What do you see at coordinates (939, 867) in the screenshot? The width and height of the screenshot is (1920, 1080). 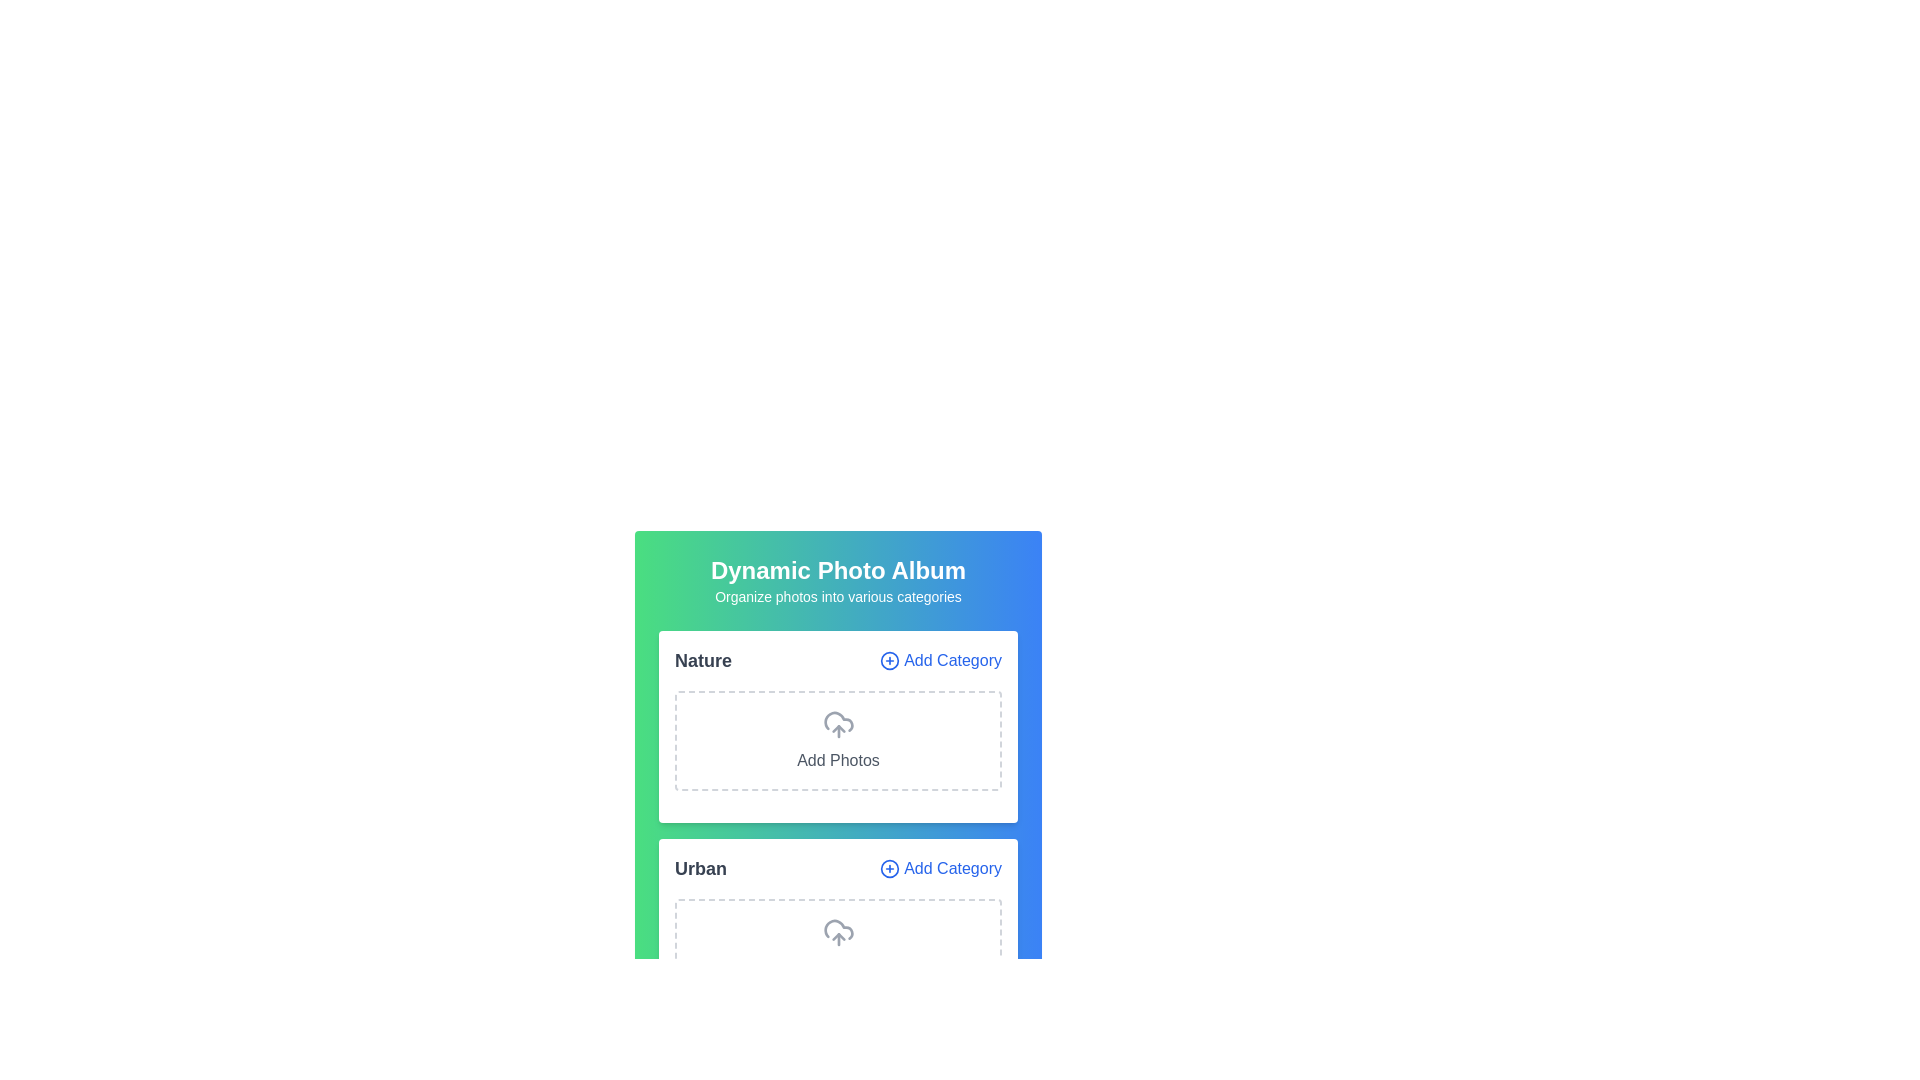 I see `the 'Add Category' button located at the bottom-right corner of the 'Urban' section` at bounding box center [939, 867].